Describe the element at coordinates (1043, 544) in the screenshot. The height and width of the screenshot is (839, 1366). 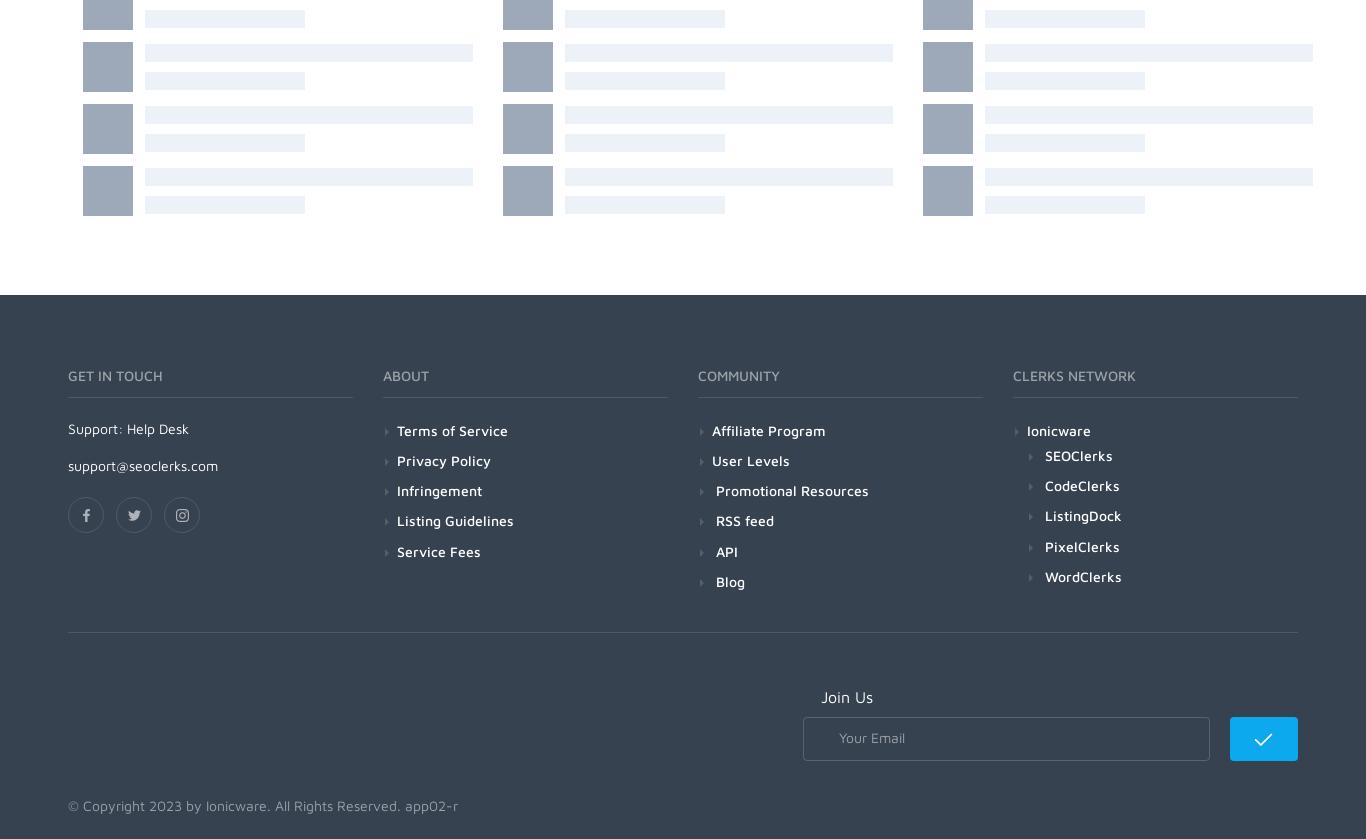
I see `'PixelClerks'` at that location.